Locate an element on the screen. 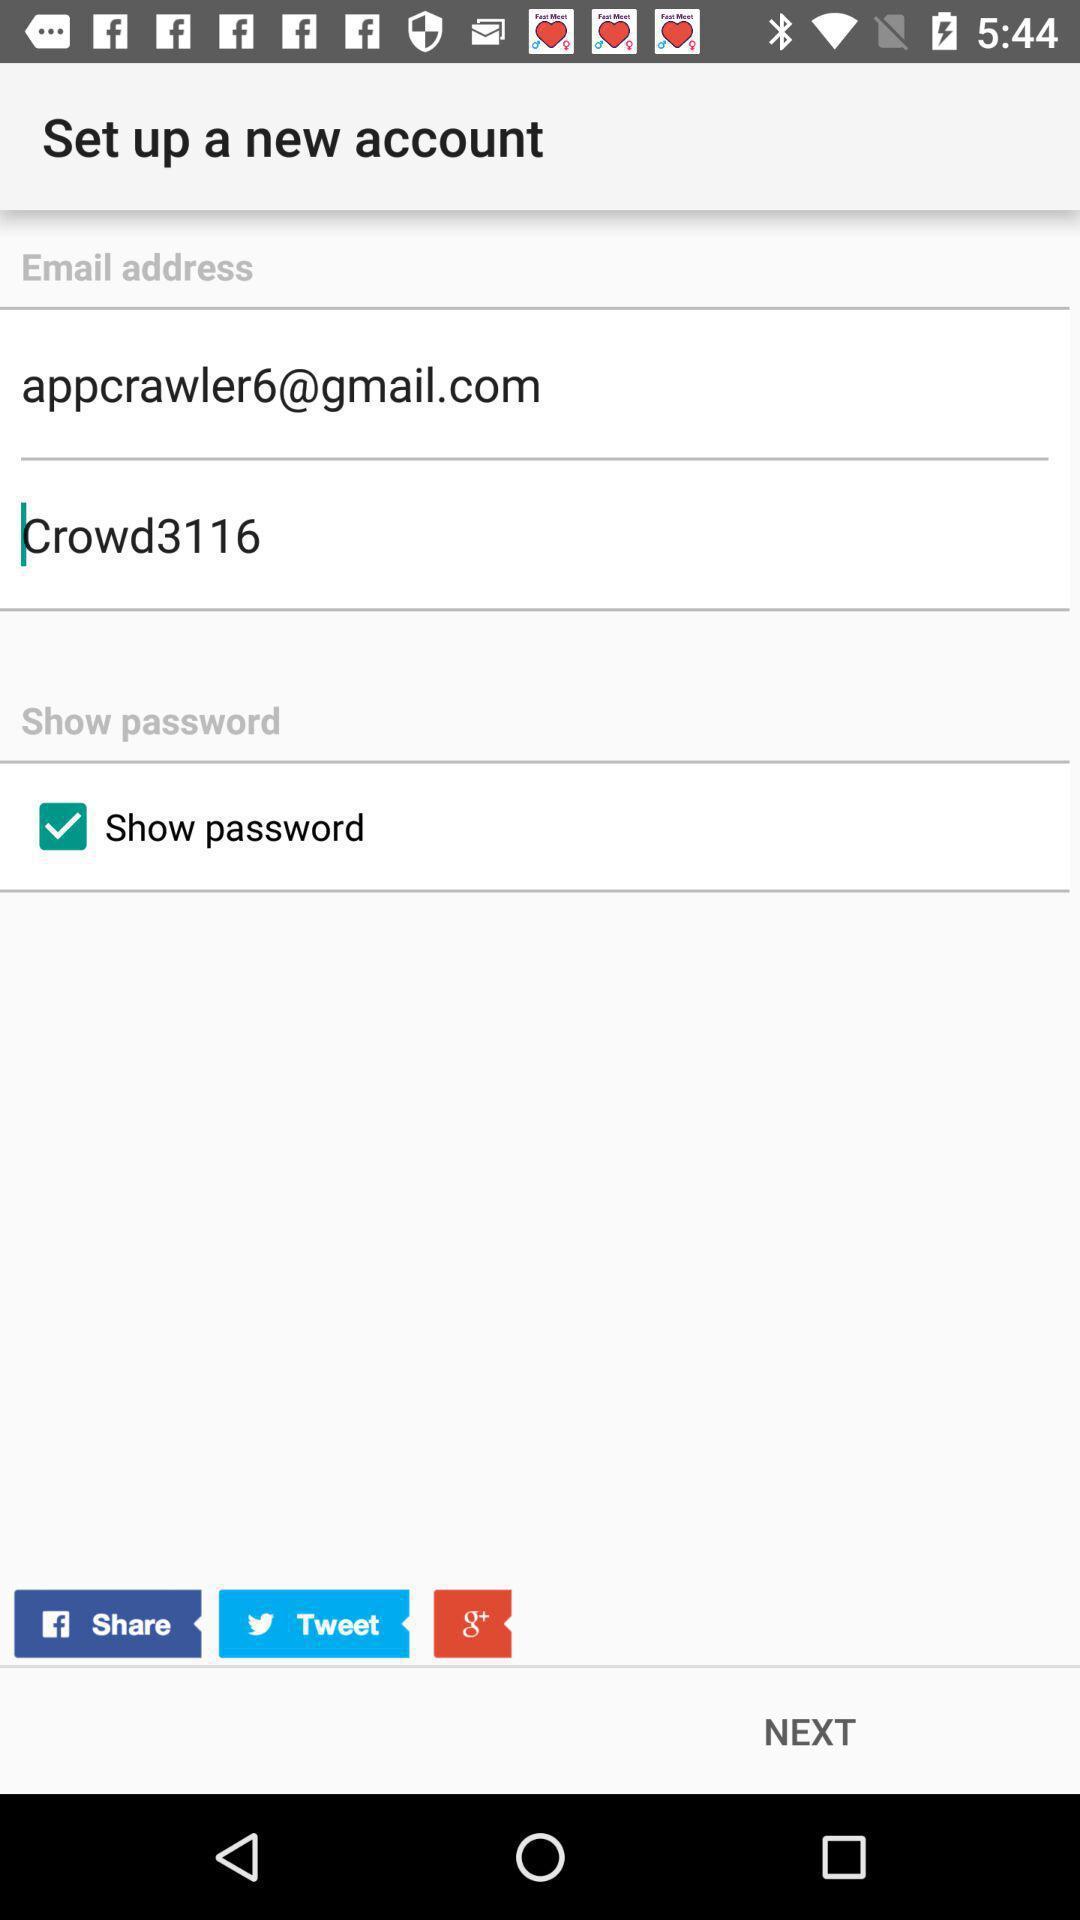 The image size is (1080, 1920). the item at the bottom right corner is located at coordinates (810, 1730).